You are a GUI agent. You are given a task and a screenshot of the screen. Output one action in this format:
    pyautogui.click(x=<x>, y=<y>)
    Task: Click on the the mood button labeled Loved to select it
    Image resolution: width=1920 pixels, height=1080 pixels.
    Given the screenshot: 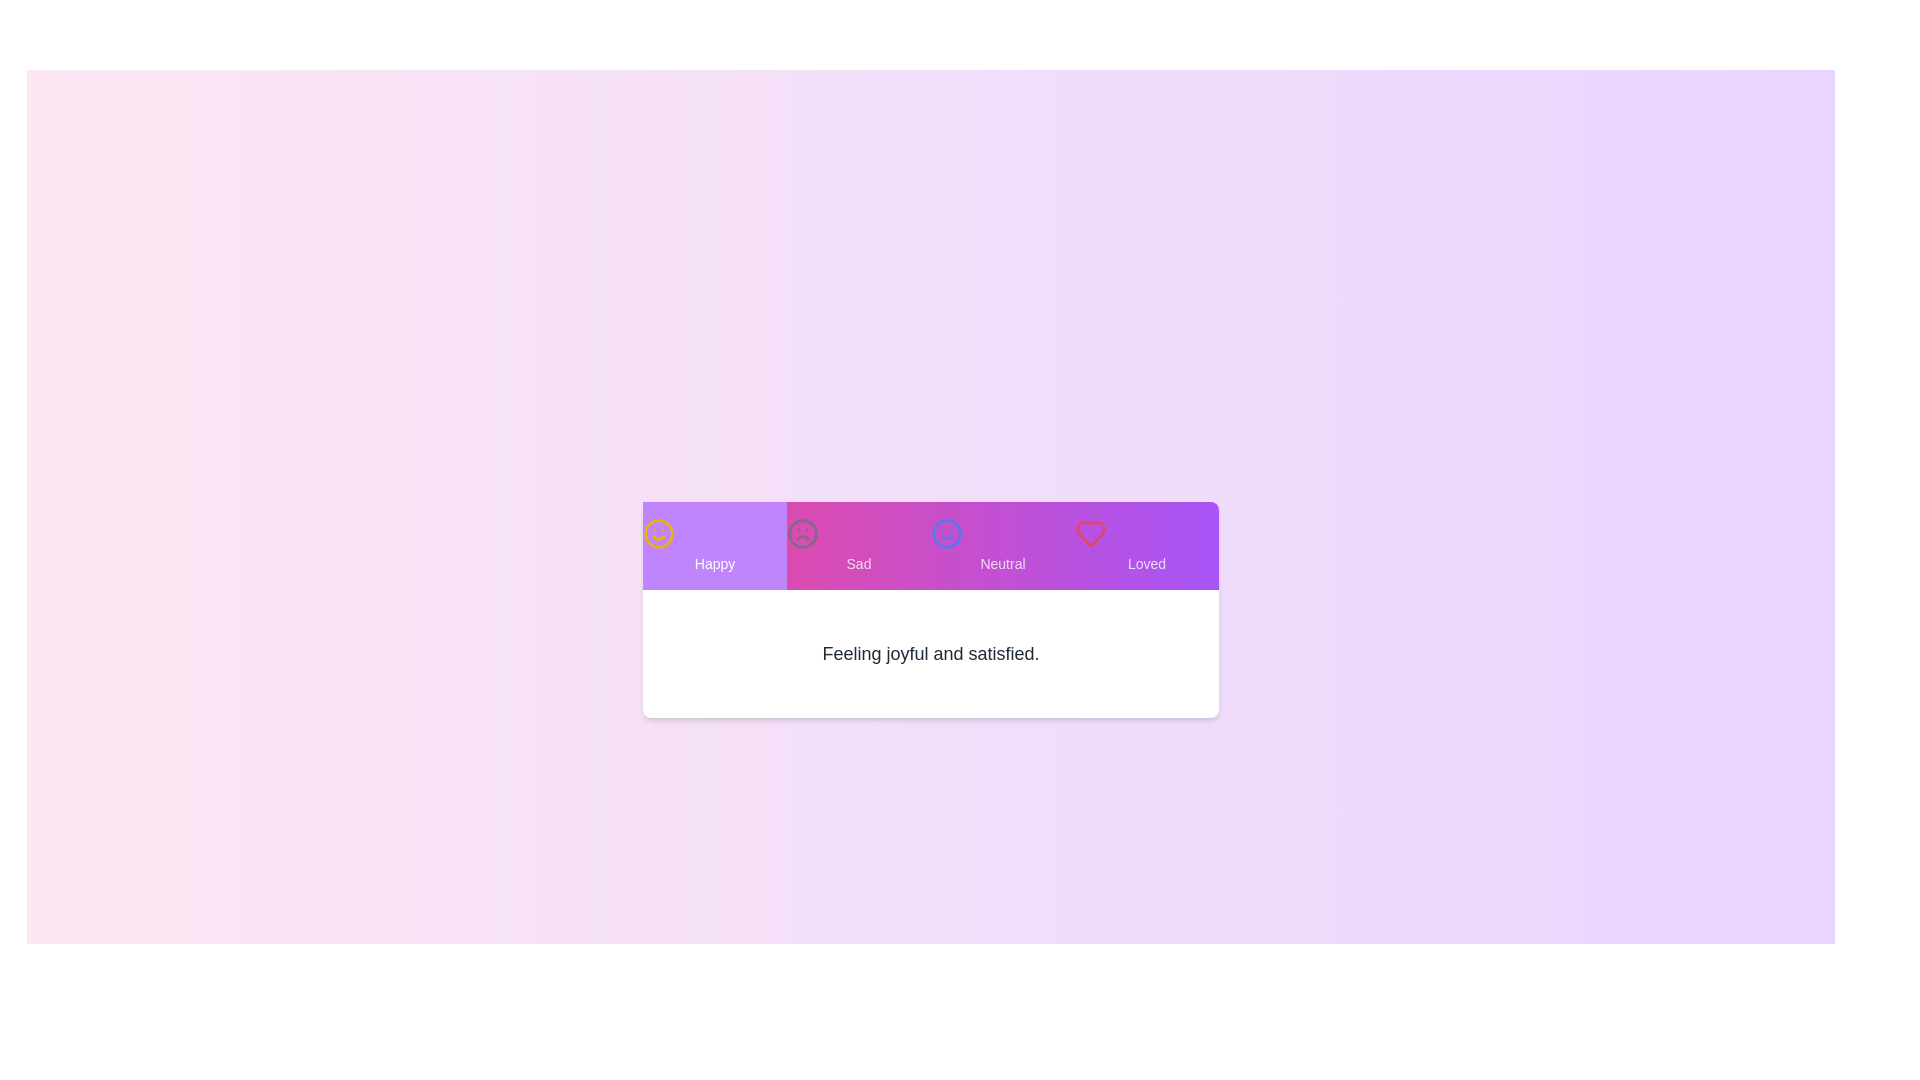 What is the action you would take?
    pyautogui.click(x=1147, y=546)
    